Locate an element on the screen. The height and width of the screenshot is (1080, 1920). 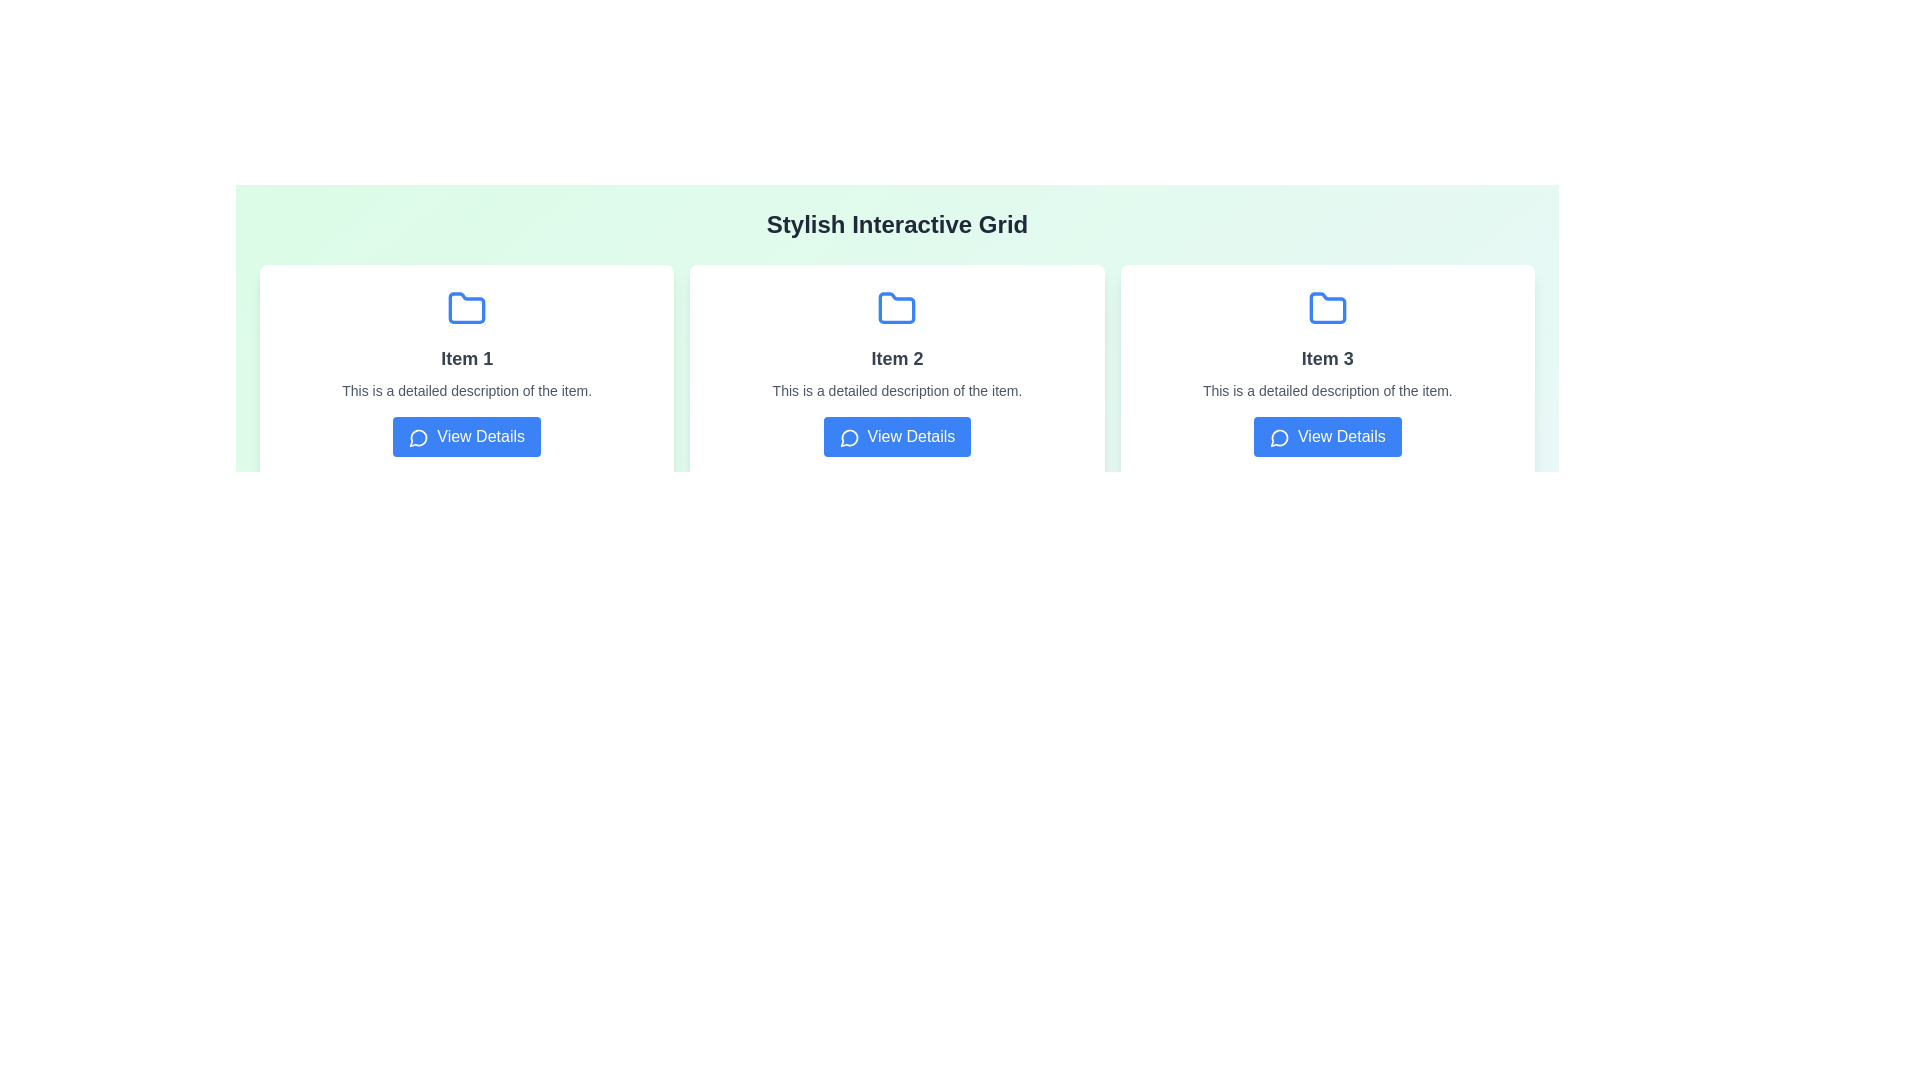
the decorative icon representing 'Item 1', located at the top of the card above the text description and 'View Details' button is located at coordinates (466, 308).